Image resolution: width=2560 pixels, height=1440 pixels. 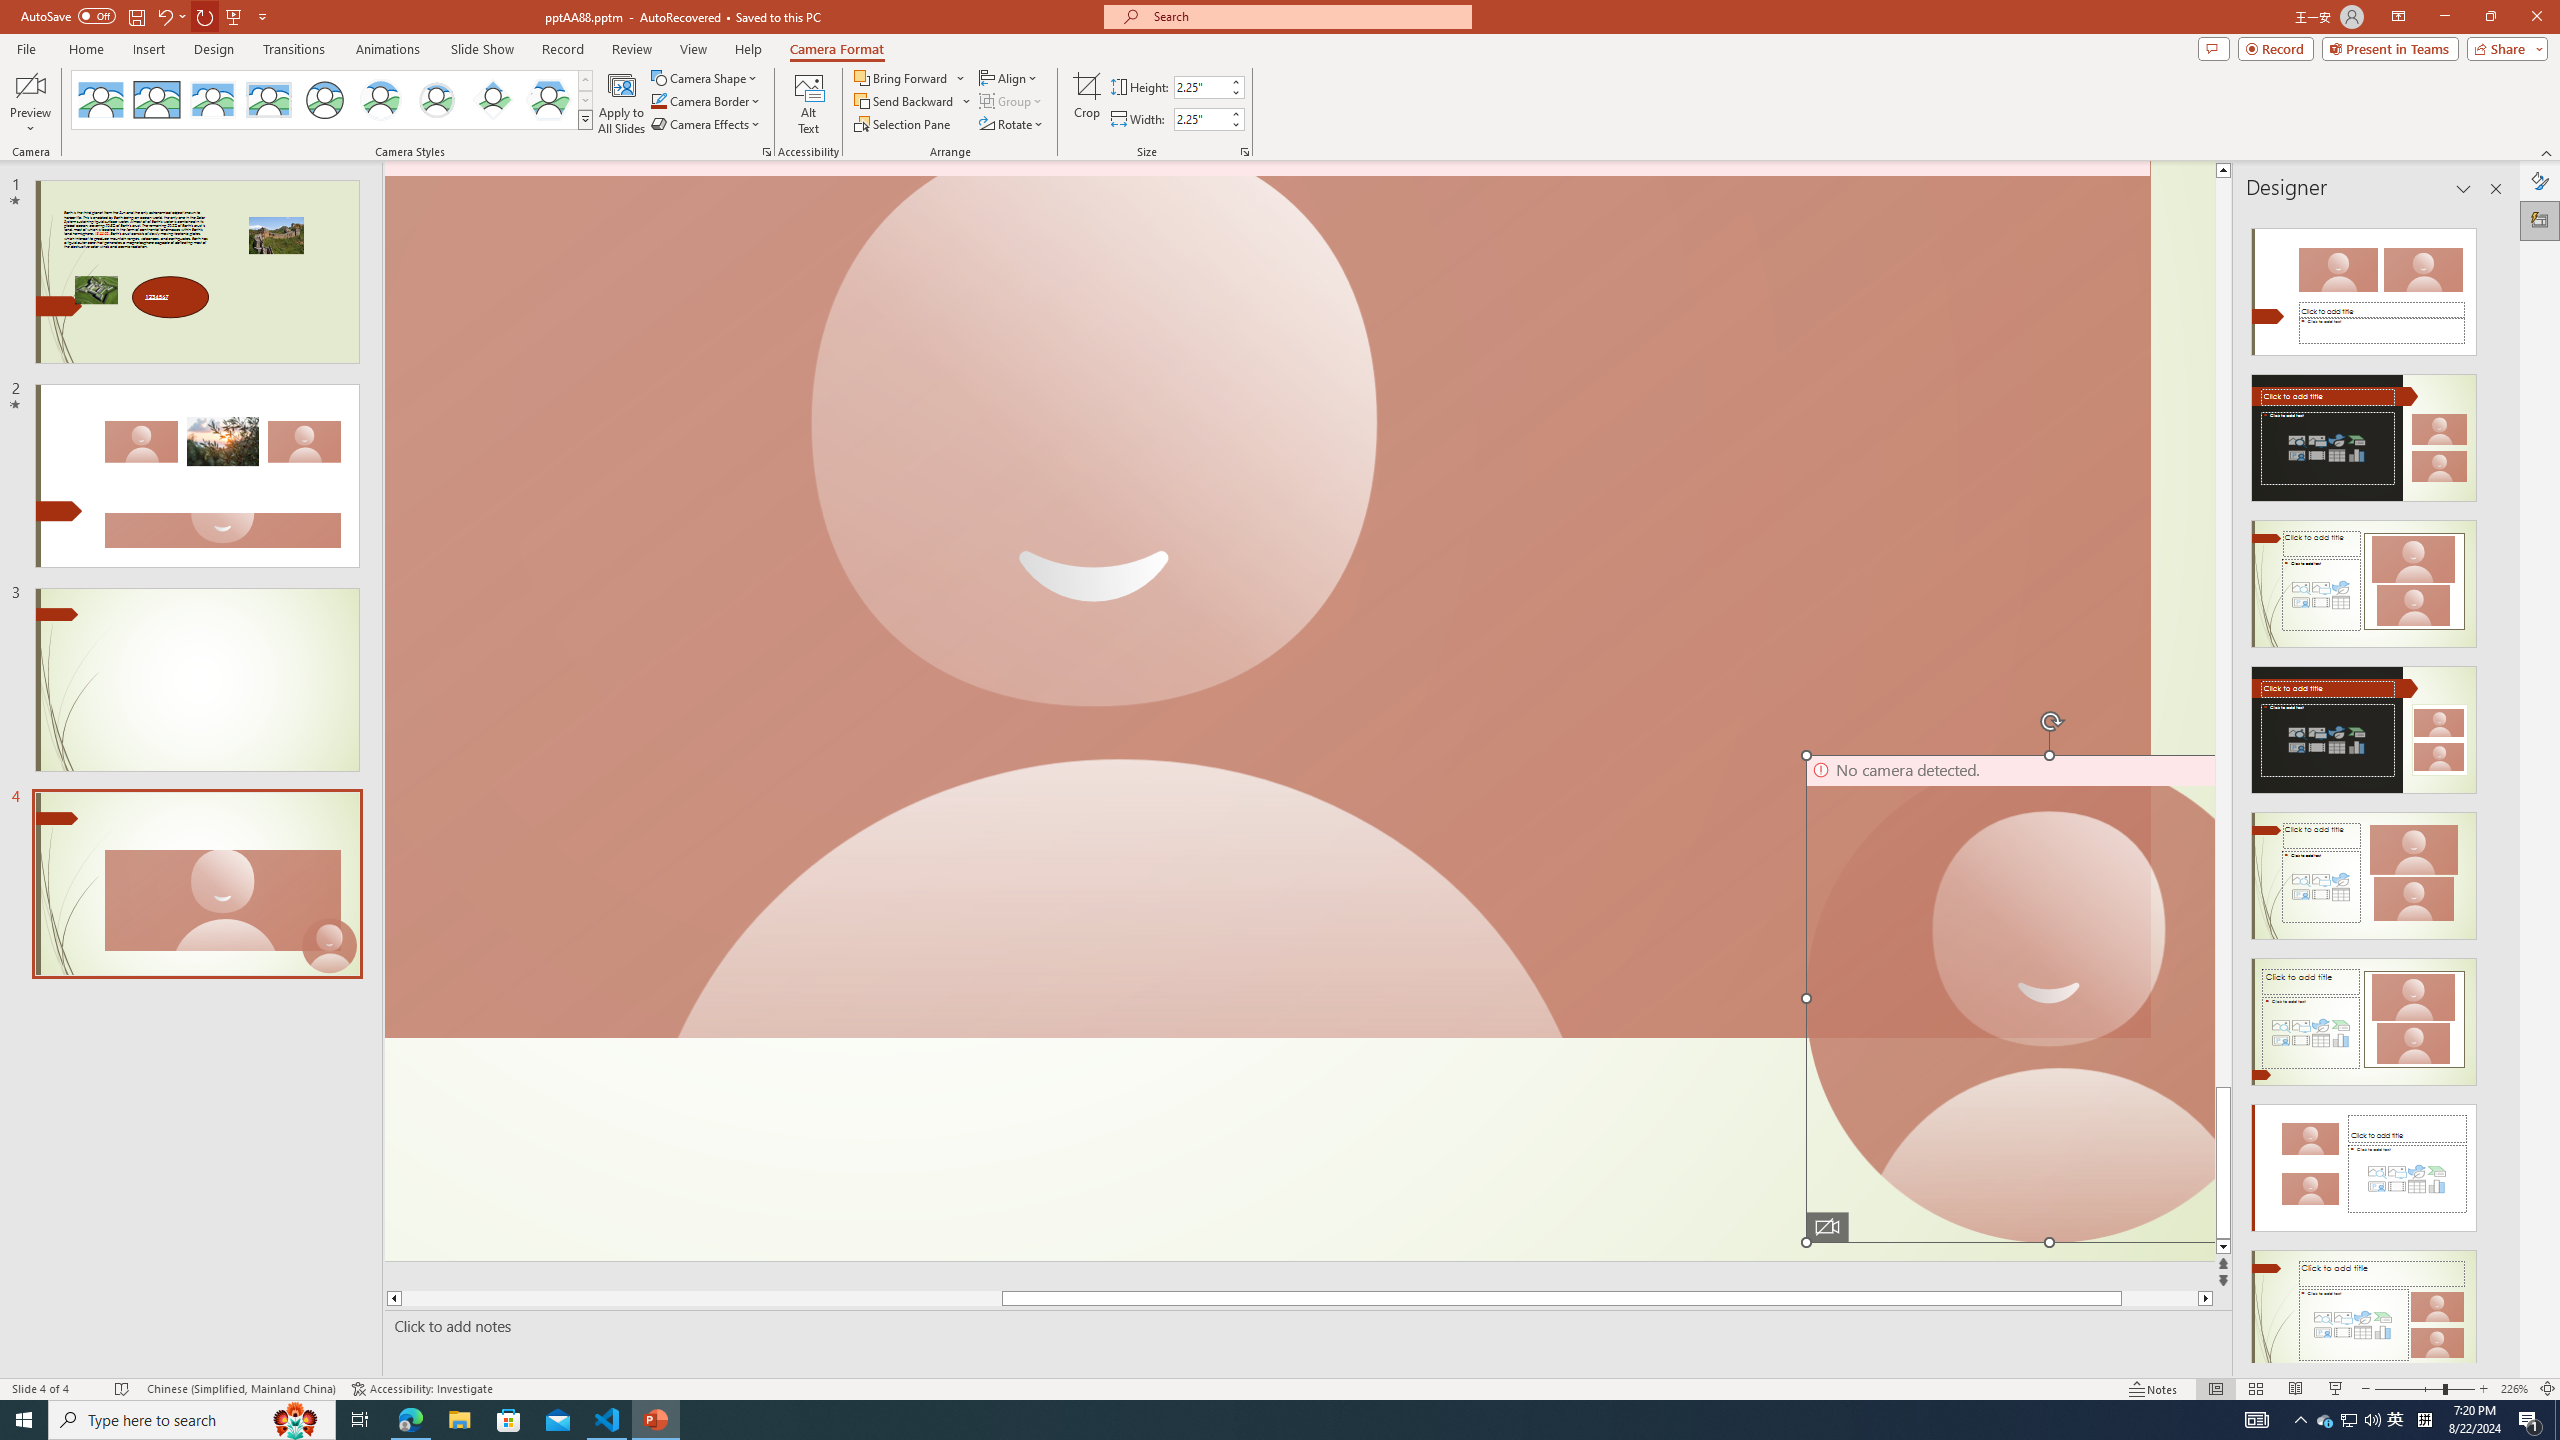 What do you see at coordinates (705, 99) in the screenshot?
I see `'Camera Border'` at bounding box center [705, 99].